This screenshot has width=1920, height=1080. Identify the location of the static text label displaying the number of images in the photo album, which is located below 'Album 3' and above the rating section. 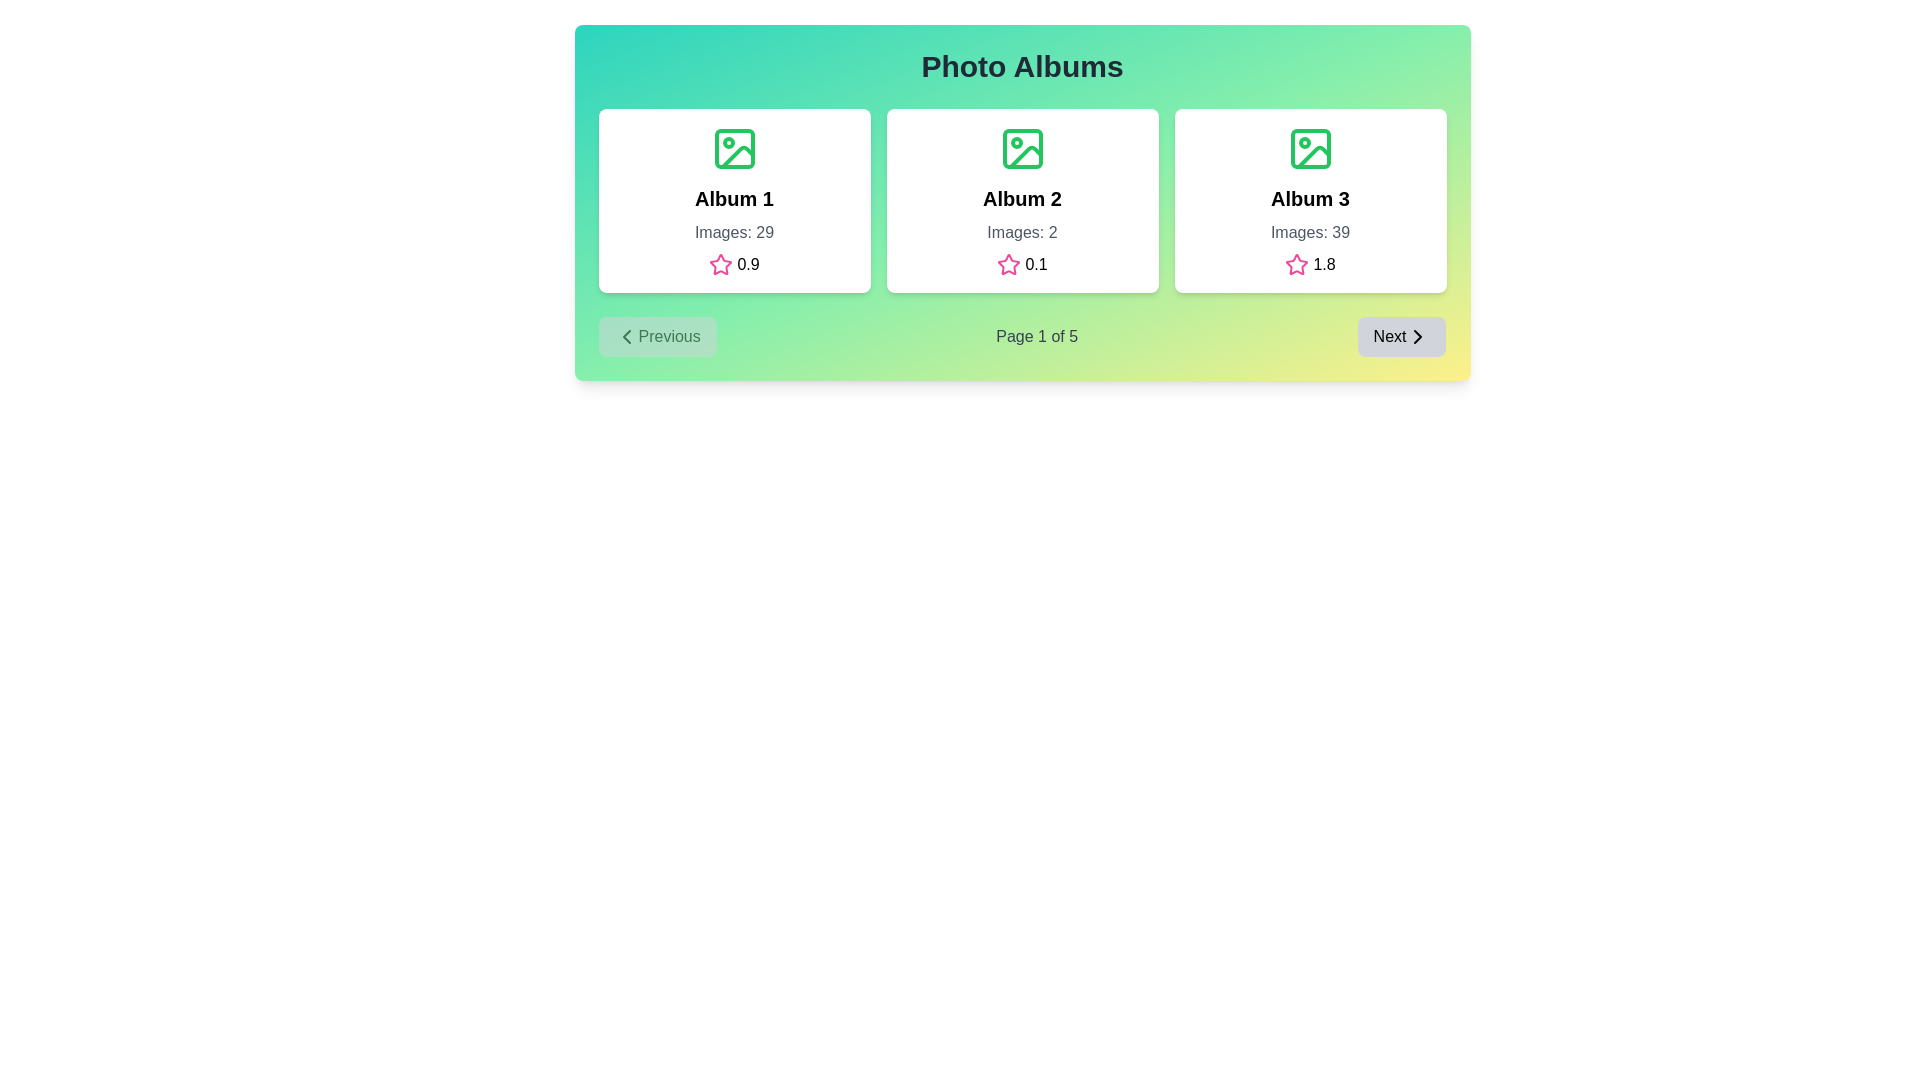
(1310, 231).